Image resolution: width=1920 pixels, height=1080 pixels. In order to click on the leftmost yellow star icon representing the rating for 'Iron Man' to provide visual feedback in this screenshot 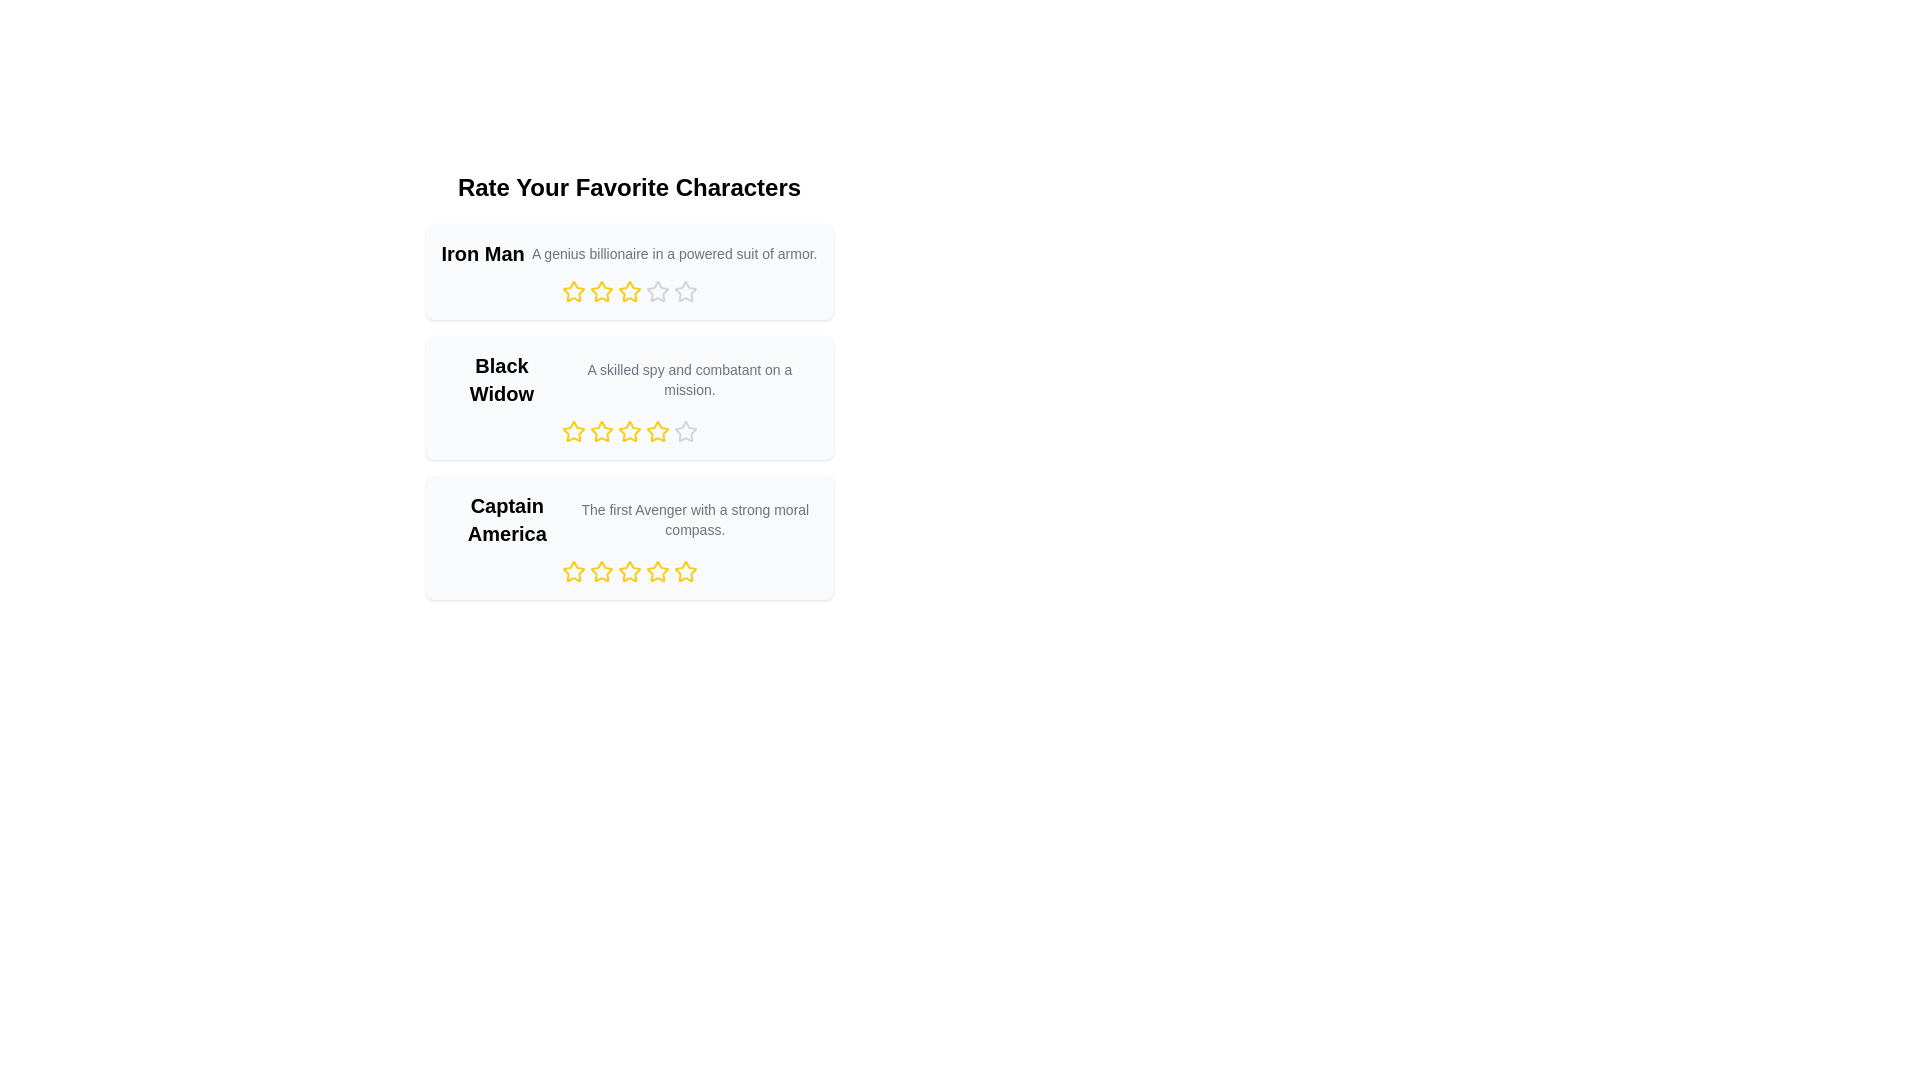, I will do `click(572, 291)`.